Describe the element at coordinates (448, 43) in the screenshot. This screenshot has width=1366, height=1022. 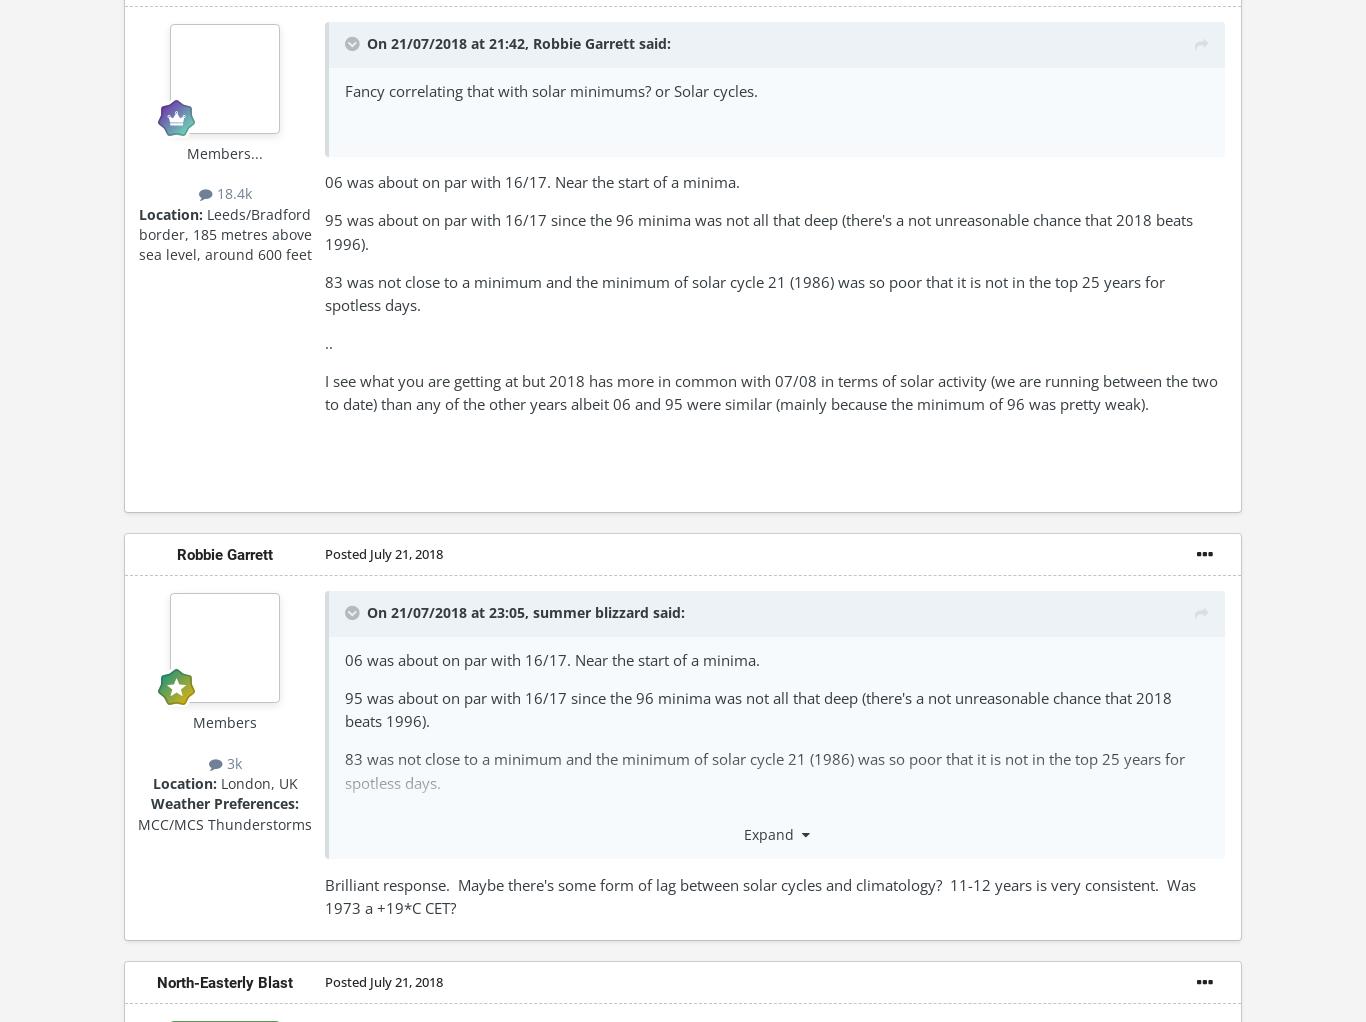
I see `'On 21/07/2018 at 21:42,'` at that location.